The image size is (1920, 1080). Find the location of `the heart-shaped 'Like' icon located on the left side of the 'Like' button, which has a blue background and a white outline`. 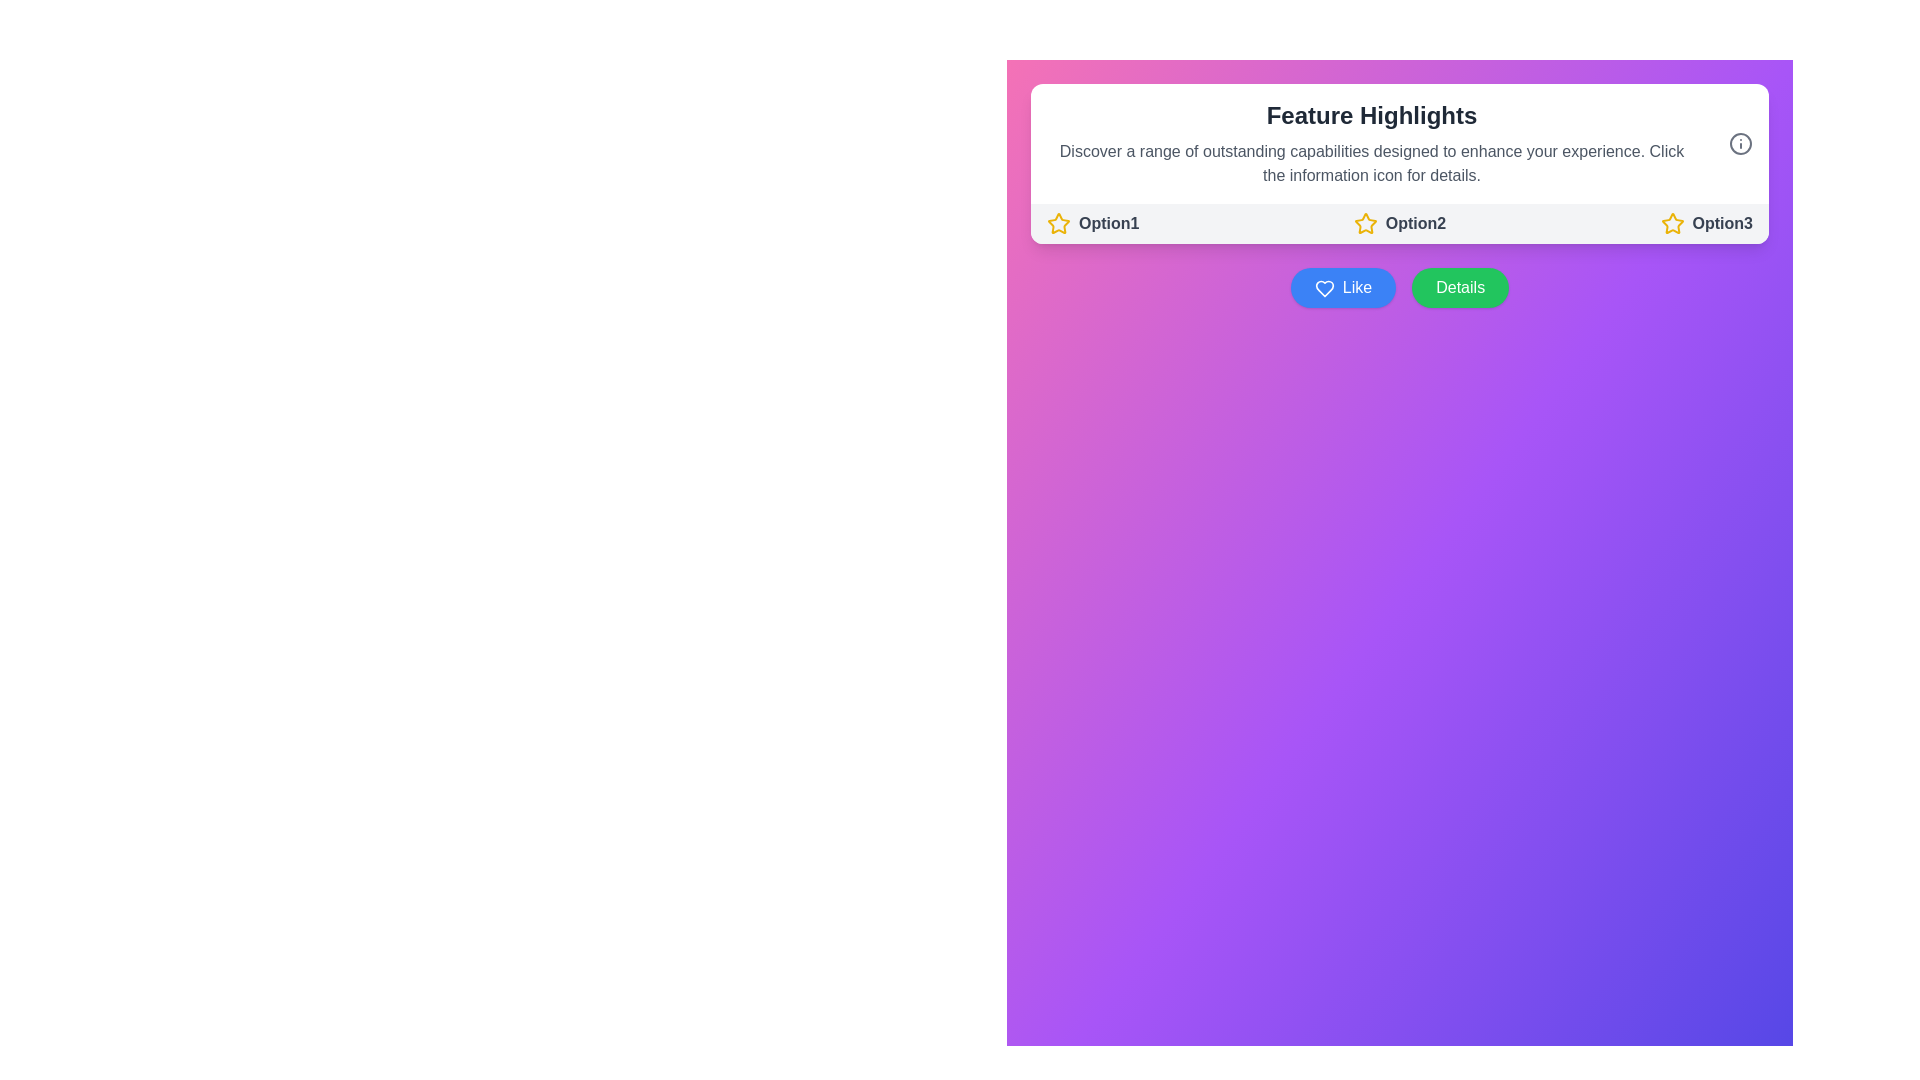

the heart-shaped 'Like' icon located on the left side of the 'Like' button, which has a blue background and a white outline is located at coordinates (1324, 289).